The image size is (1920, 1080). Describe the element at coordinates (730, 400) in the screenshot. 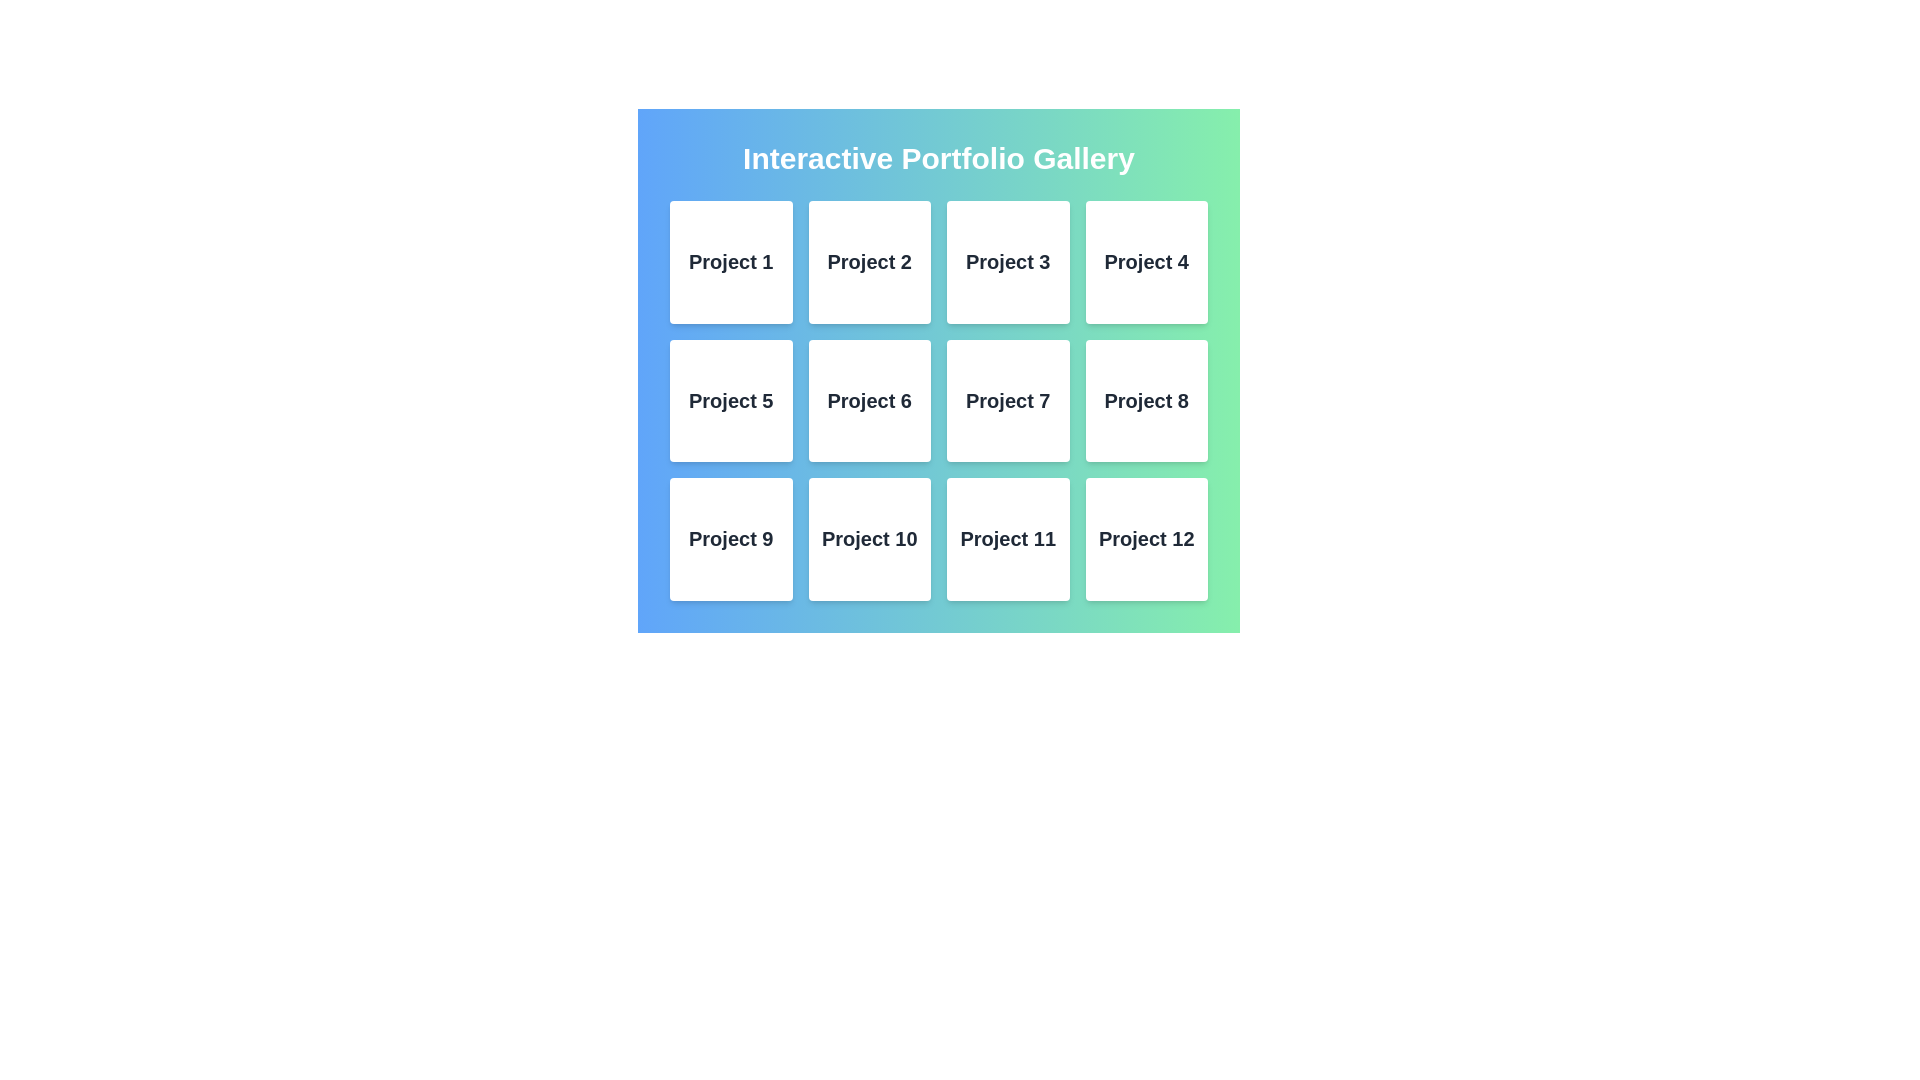

I see `the clickable card representing 'Project 5' located in the second row, first column of the grid` at that location.